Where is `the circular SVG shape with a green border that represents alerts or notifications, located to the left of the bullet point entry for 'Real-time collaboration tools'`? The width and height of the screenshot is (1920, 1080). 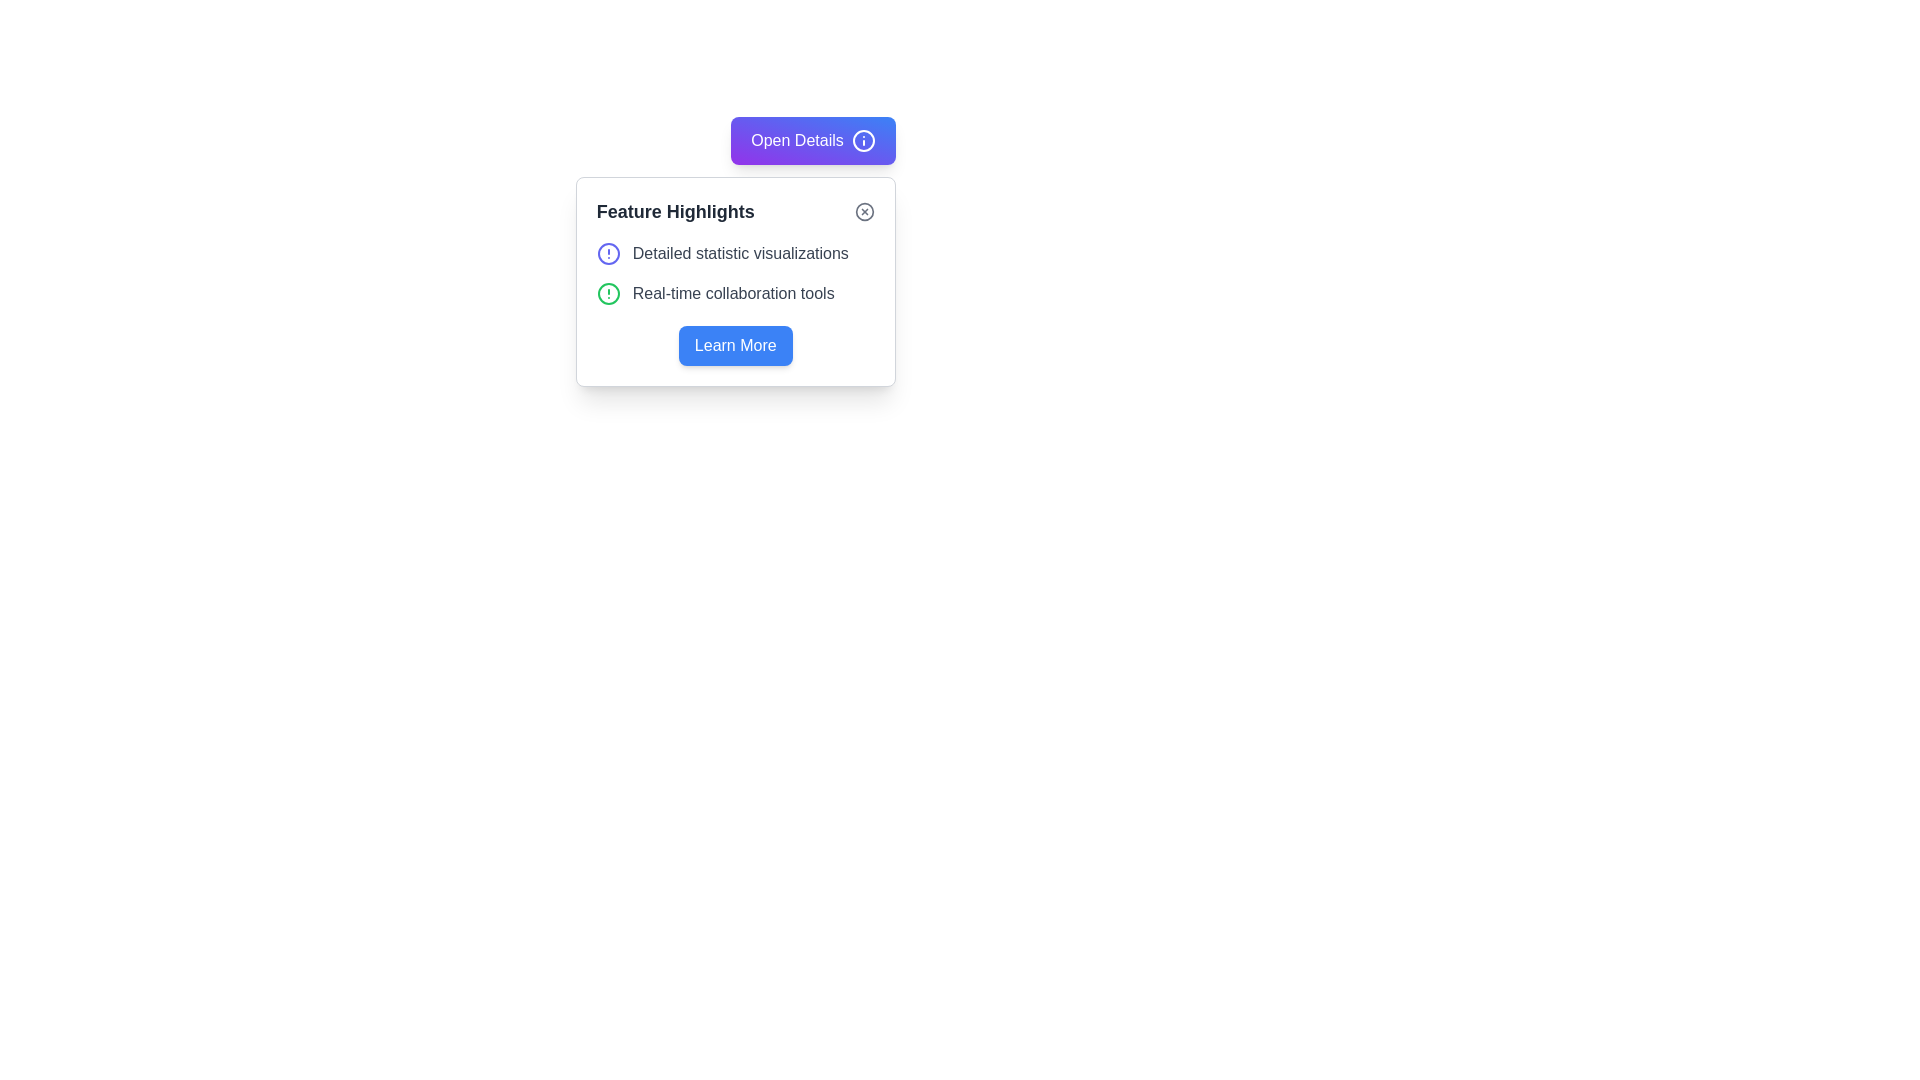 the circular SVG shape with a green border that represents alerts or notifications, located to the left of the bullet point entry for 'Real-time collaboration tools' is located at coordinates (607, 293).